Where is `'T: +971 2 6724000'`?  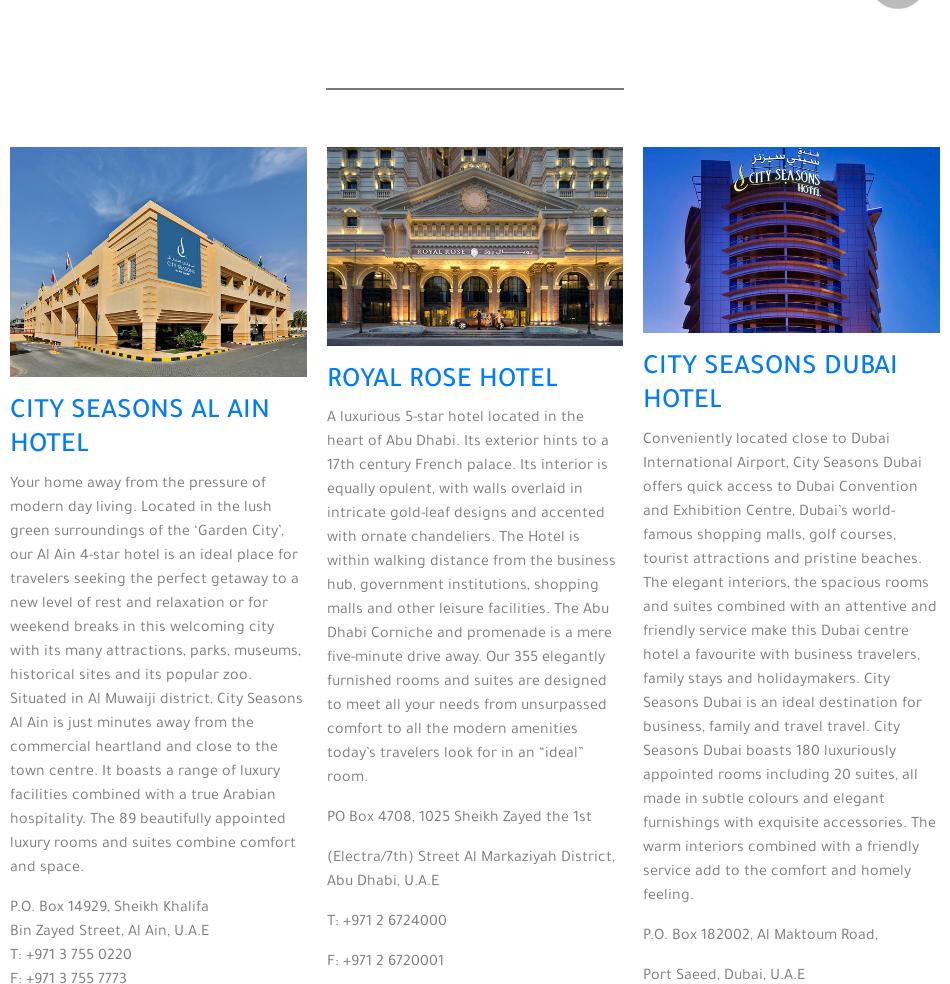 'T: +971 2 6724000' is located at coordinates (384, 922).